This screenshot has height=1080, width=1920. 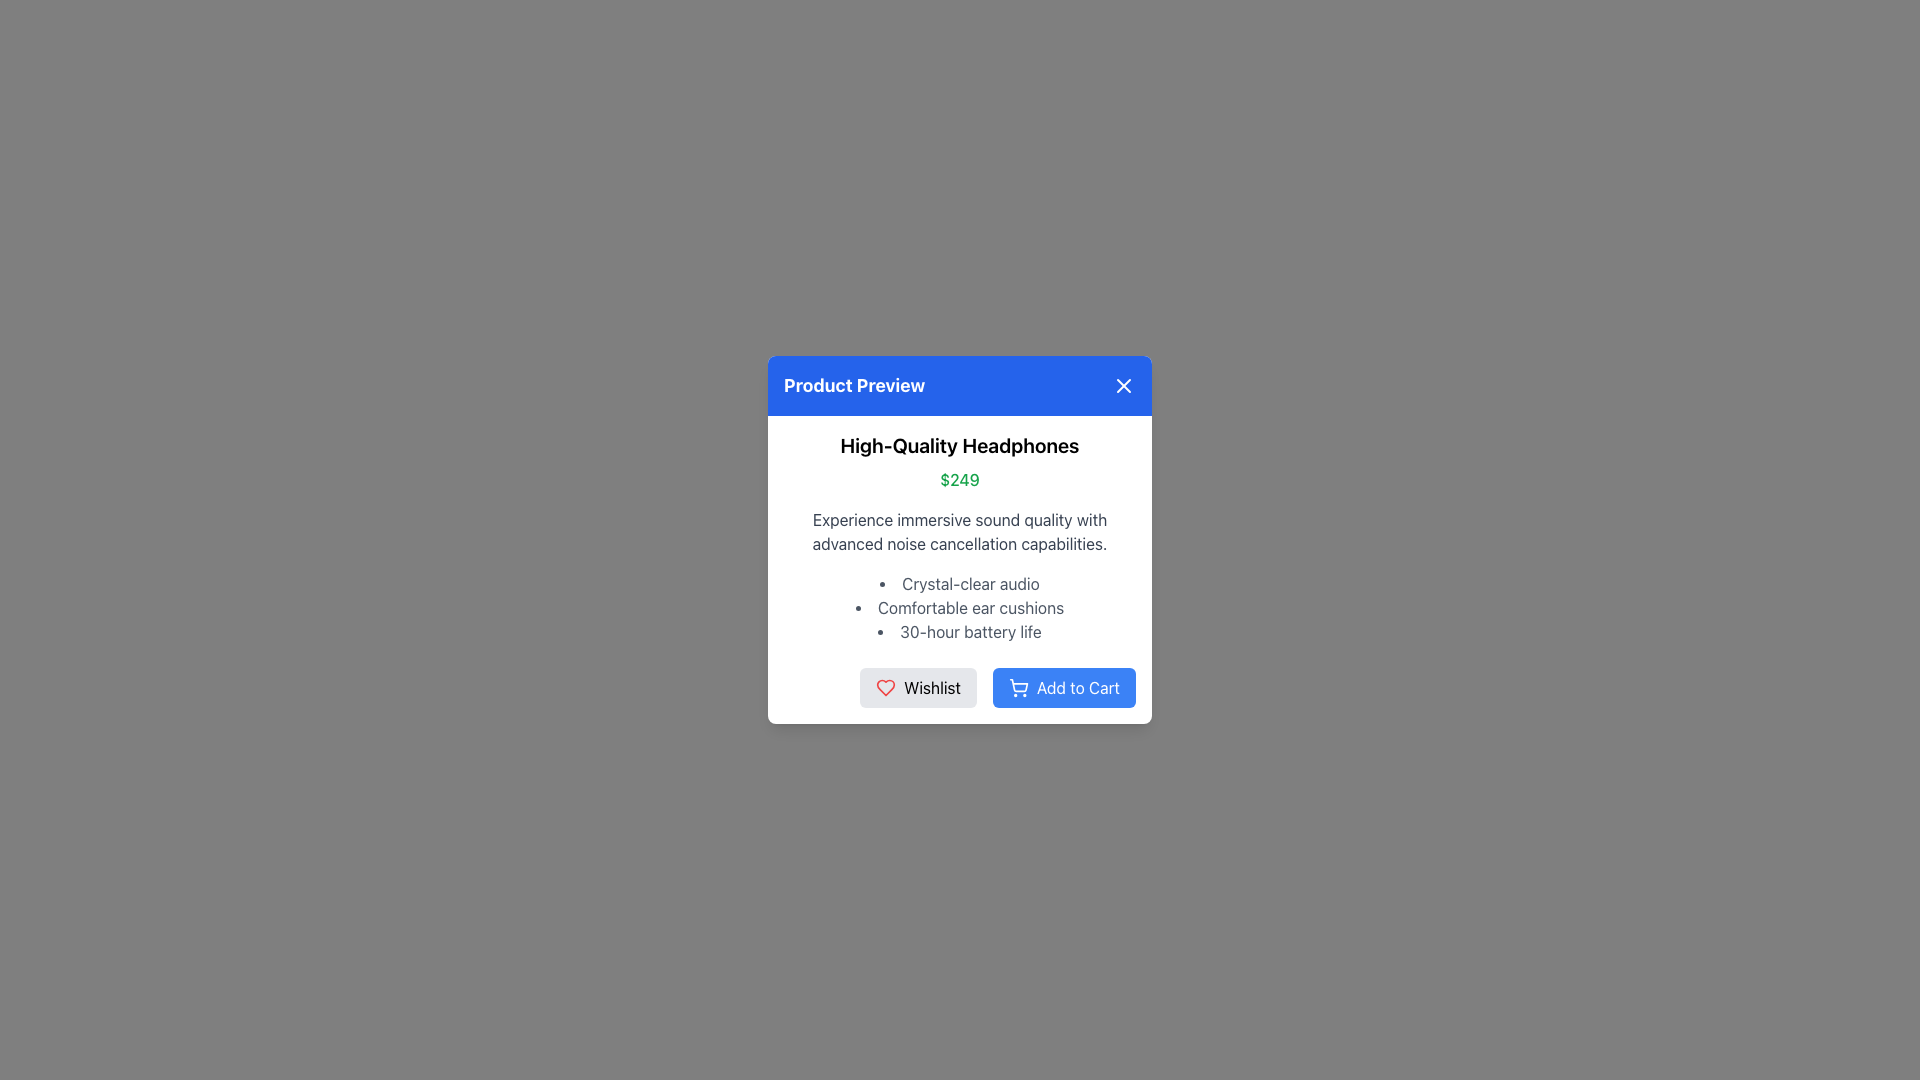 What do you see at coordinates (1018, 684) in the screenshot?
I see `the stylized grocery cart icon embedded within the SVG block` at bounding box center [1018, 684].